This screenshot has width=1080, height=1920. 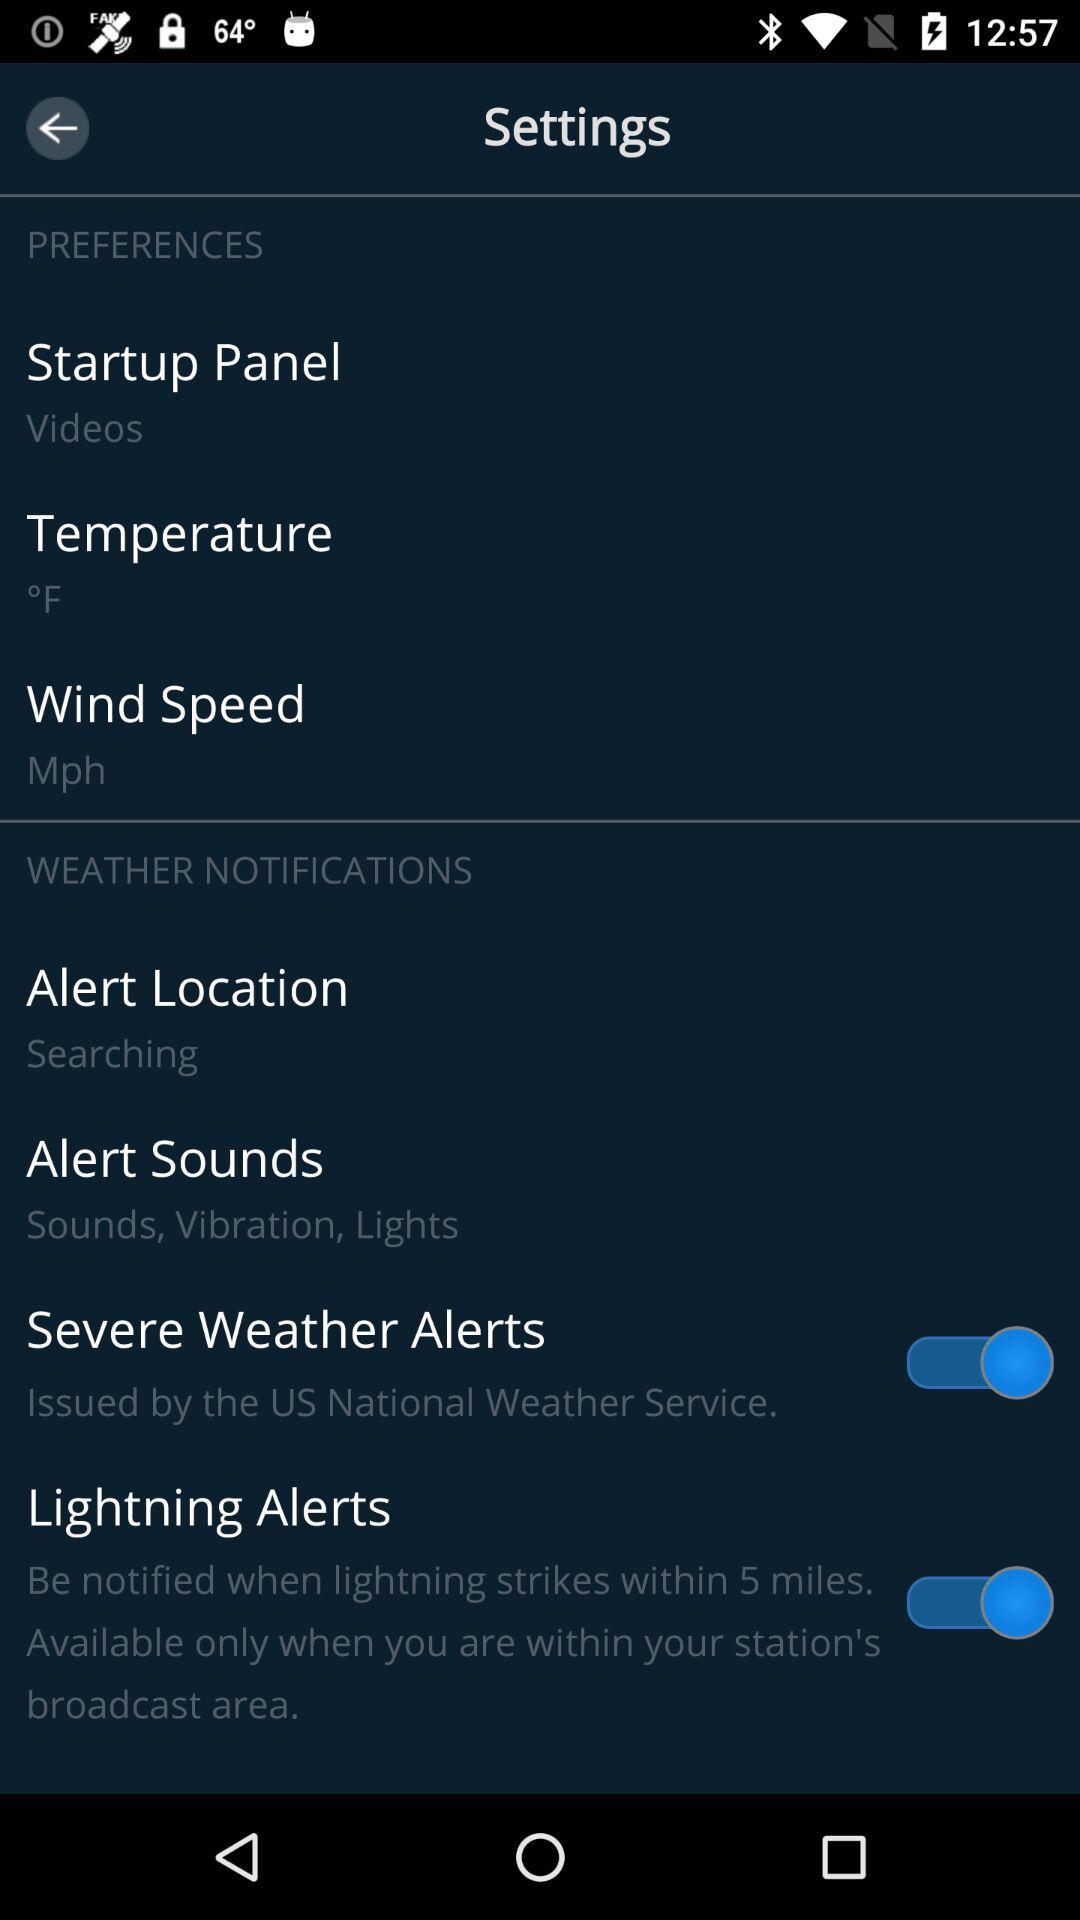 What do you see at coordinates (540, 127) in the screenshot?
I see `setting` at bounding box center [540, 127].